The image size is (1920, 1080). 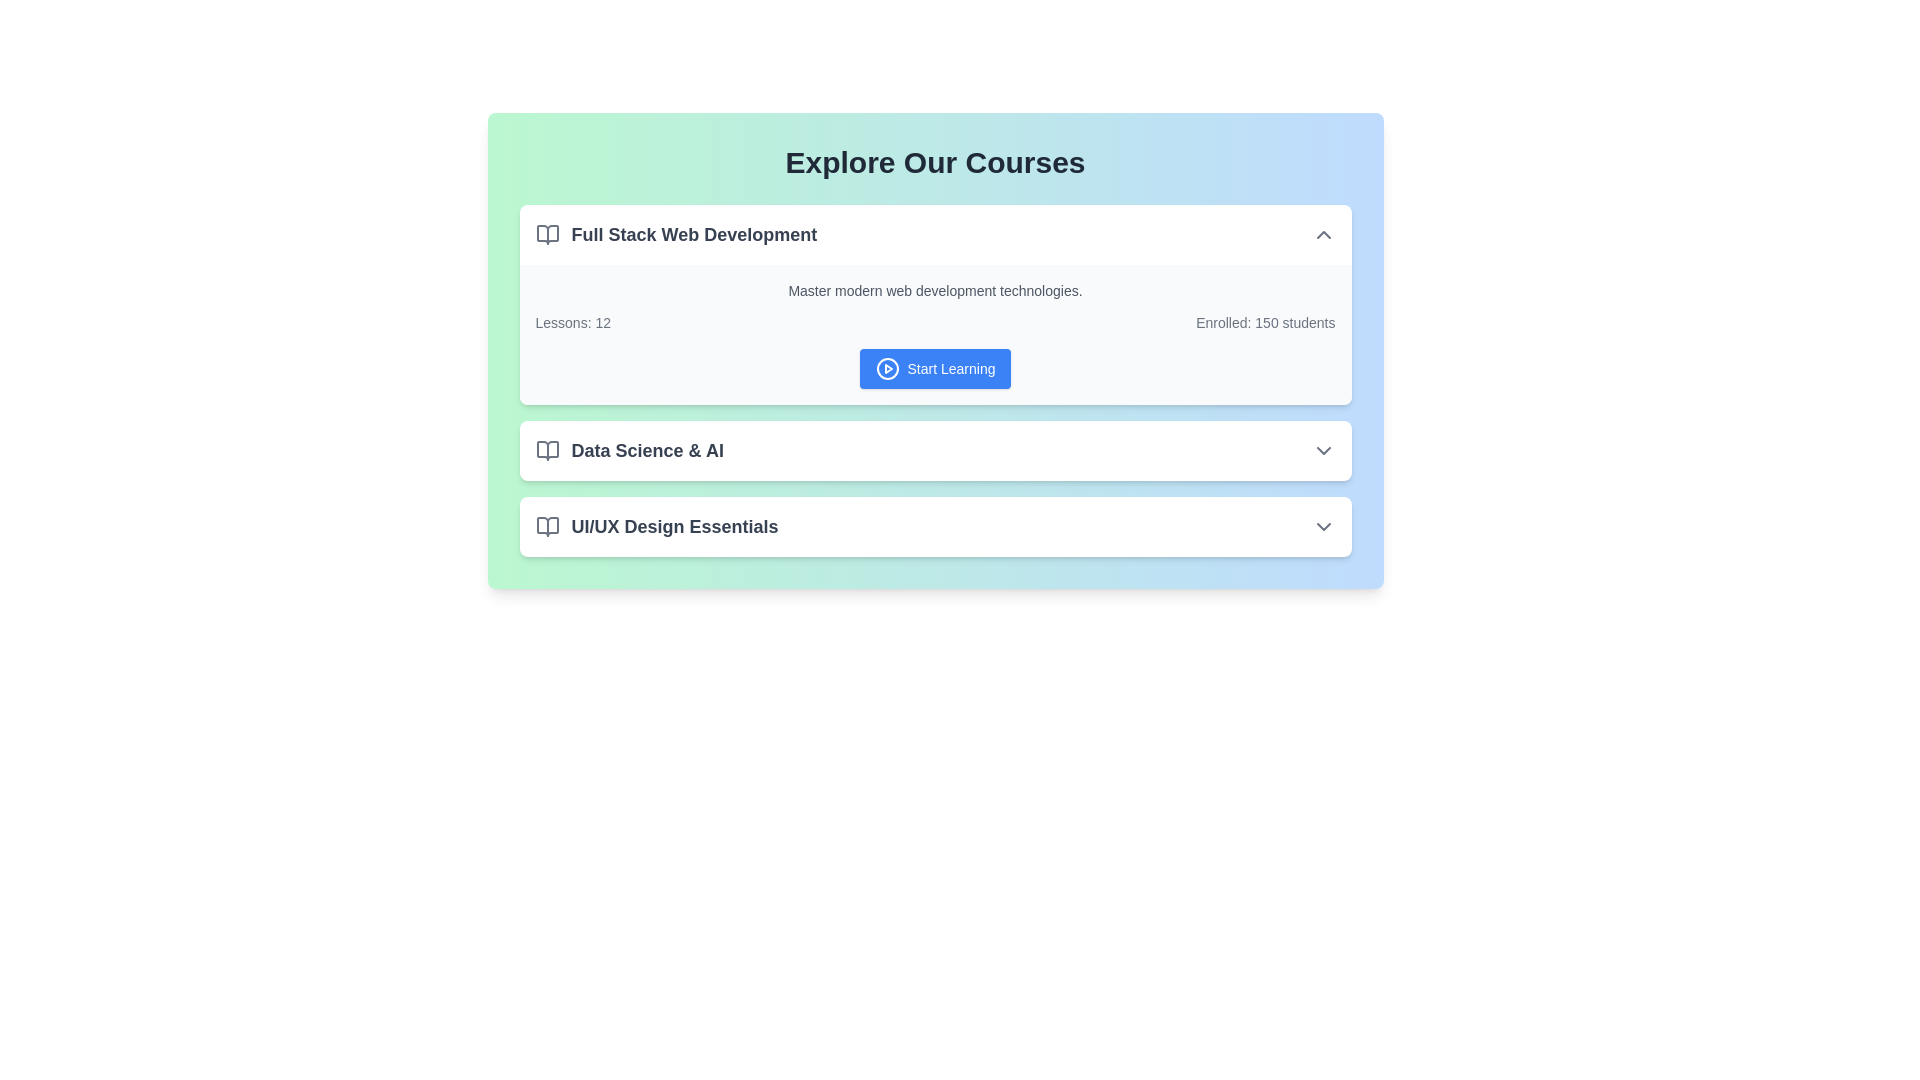 What do you see at coordinates (657, 526) in the screenshot?
I see `keyboard navigation` at bounding box center [657, 526].